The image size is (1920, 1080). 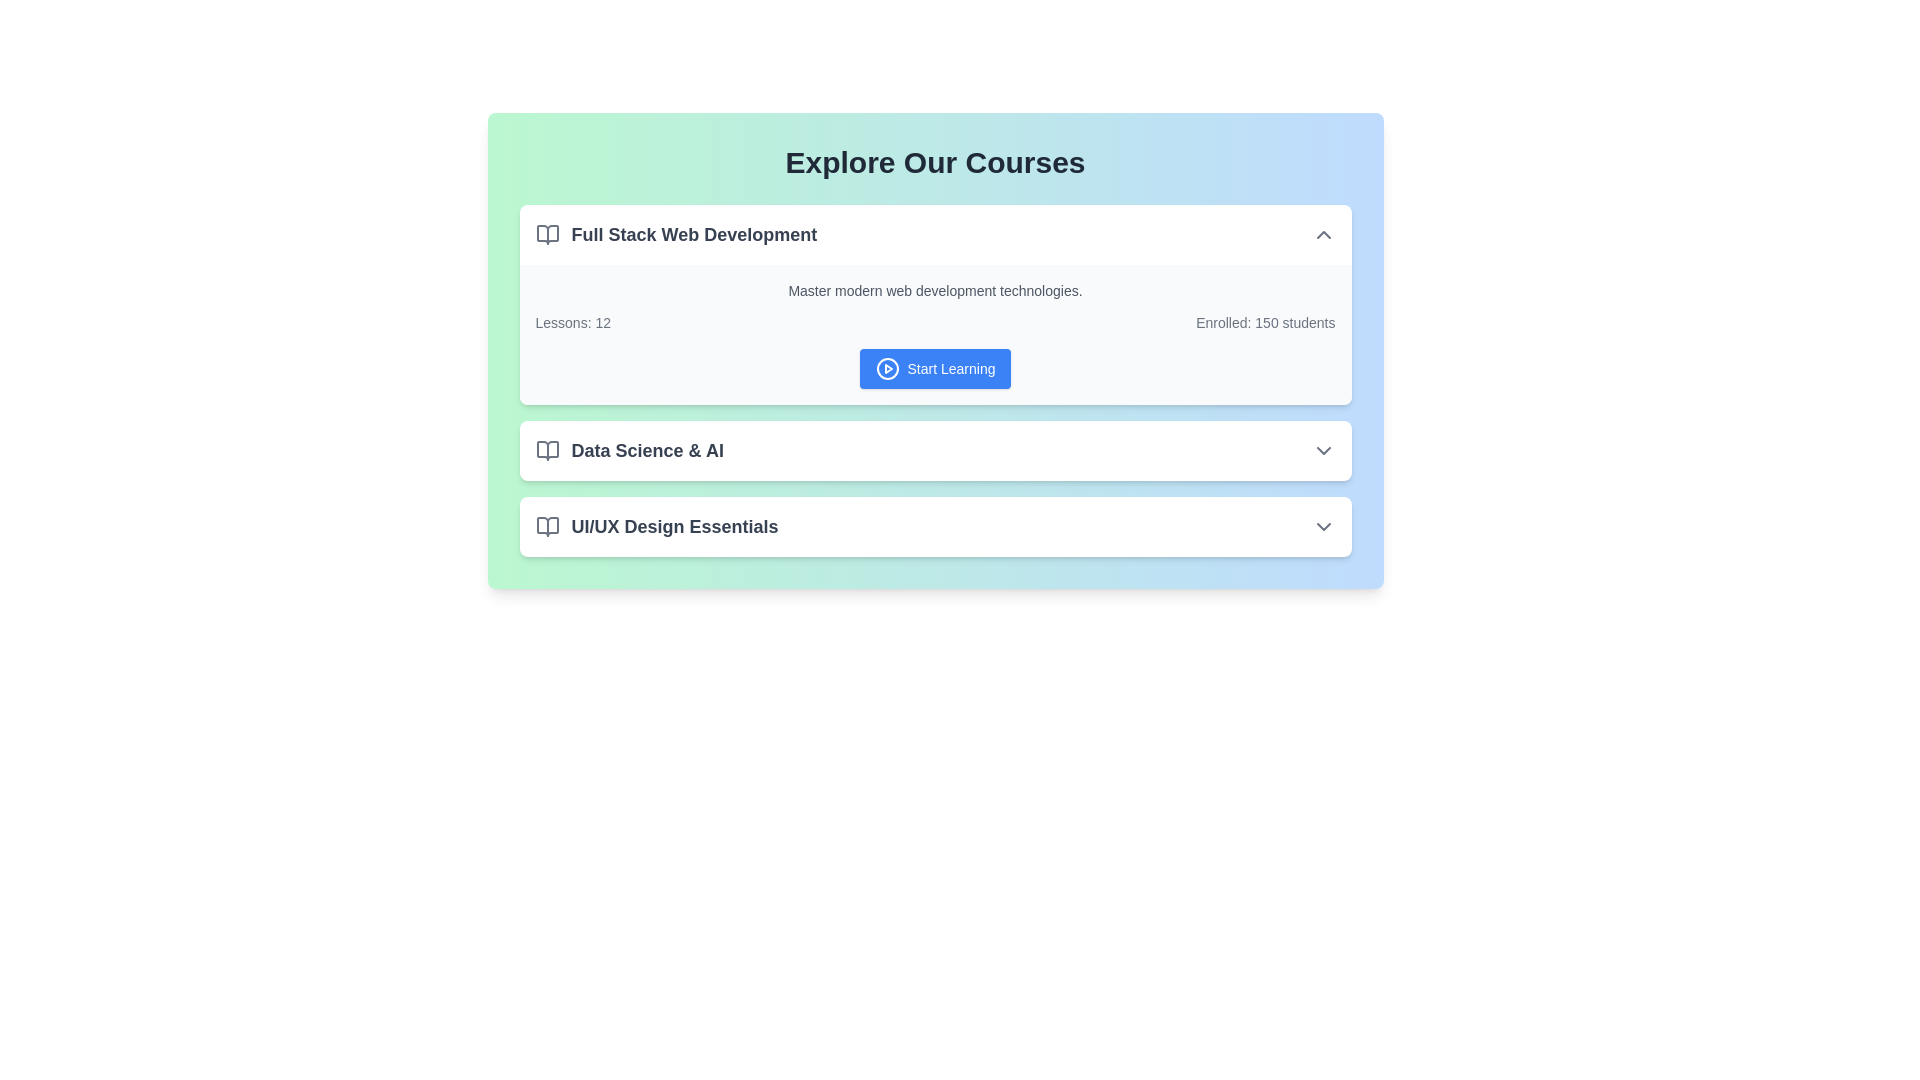 What do you see at coordinates (657, 526) in the screenshot?
I see `keyboard navigation` at bounding box center [657, 526].